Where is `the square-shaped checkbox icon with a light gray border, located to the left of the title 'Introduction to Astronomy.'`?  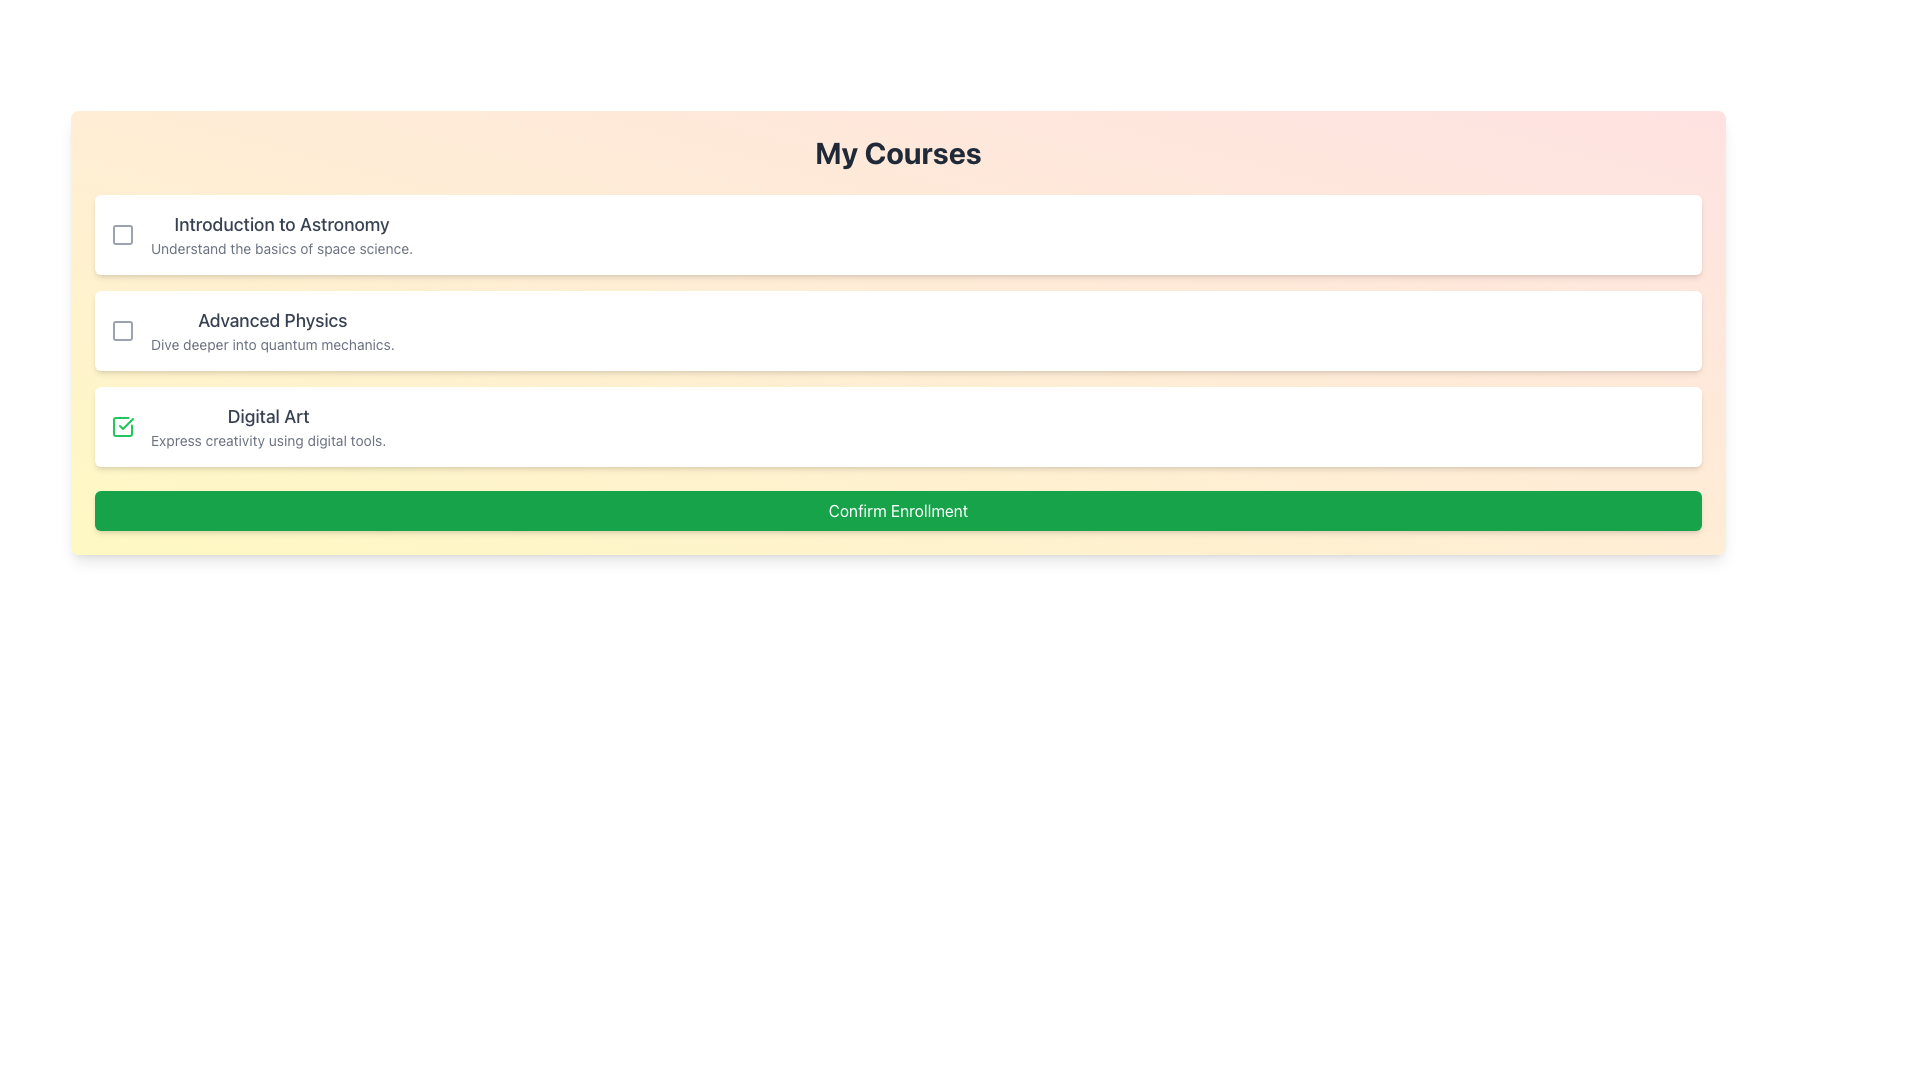 the square-shaped checkbox icon with a light gray border, located to the left of the title 'Introduction to Astronomy.' is located at coordinates (122, 234).